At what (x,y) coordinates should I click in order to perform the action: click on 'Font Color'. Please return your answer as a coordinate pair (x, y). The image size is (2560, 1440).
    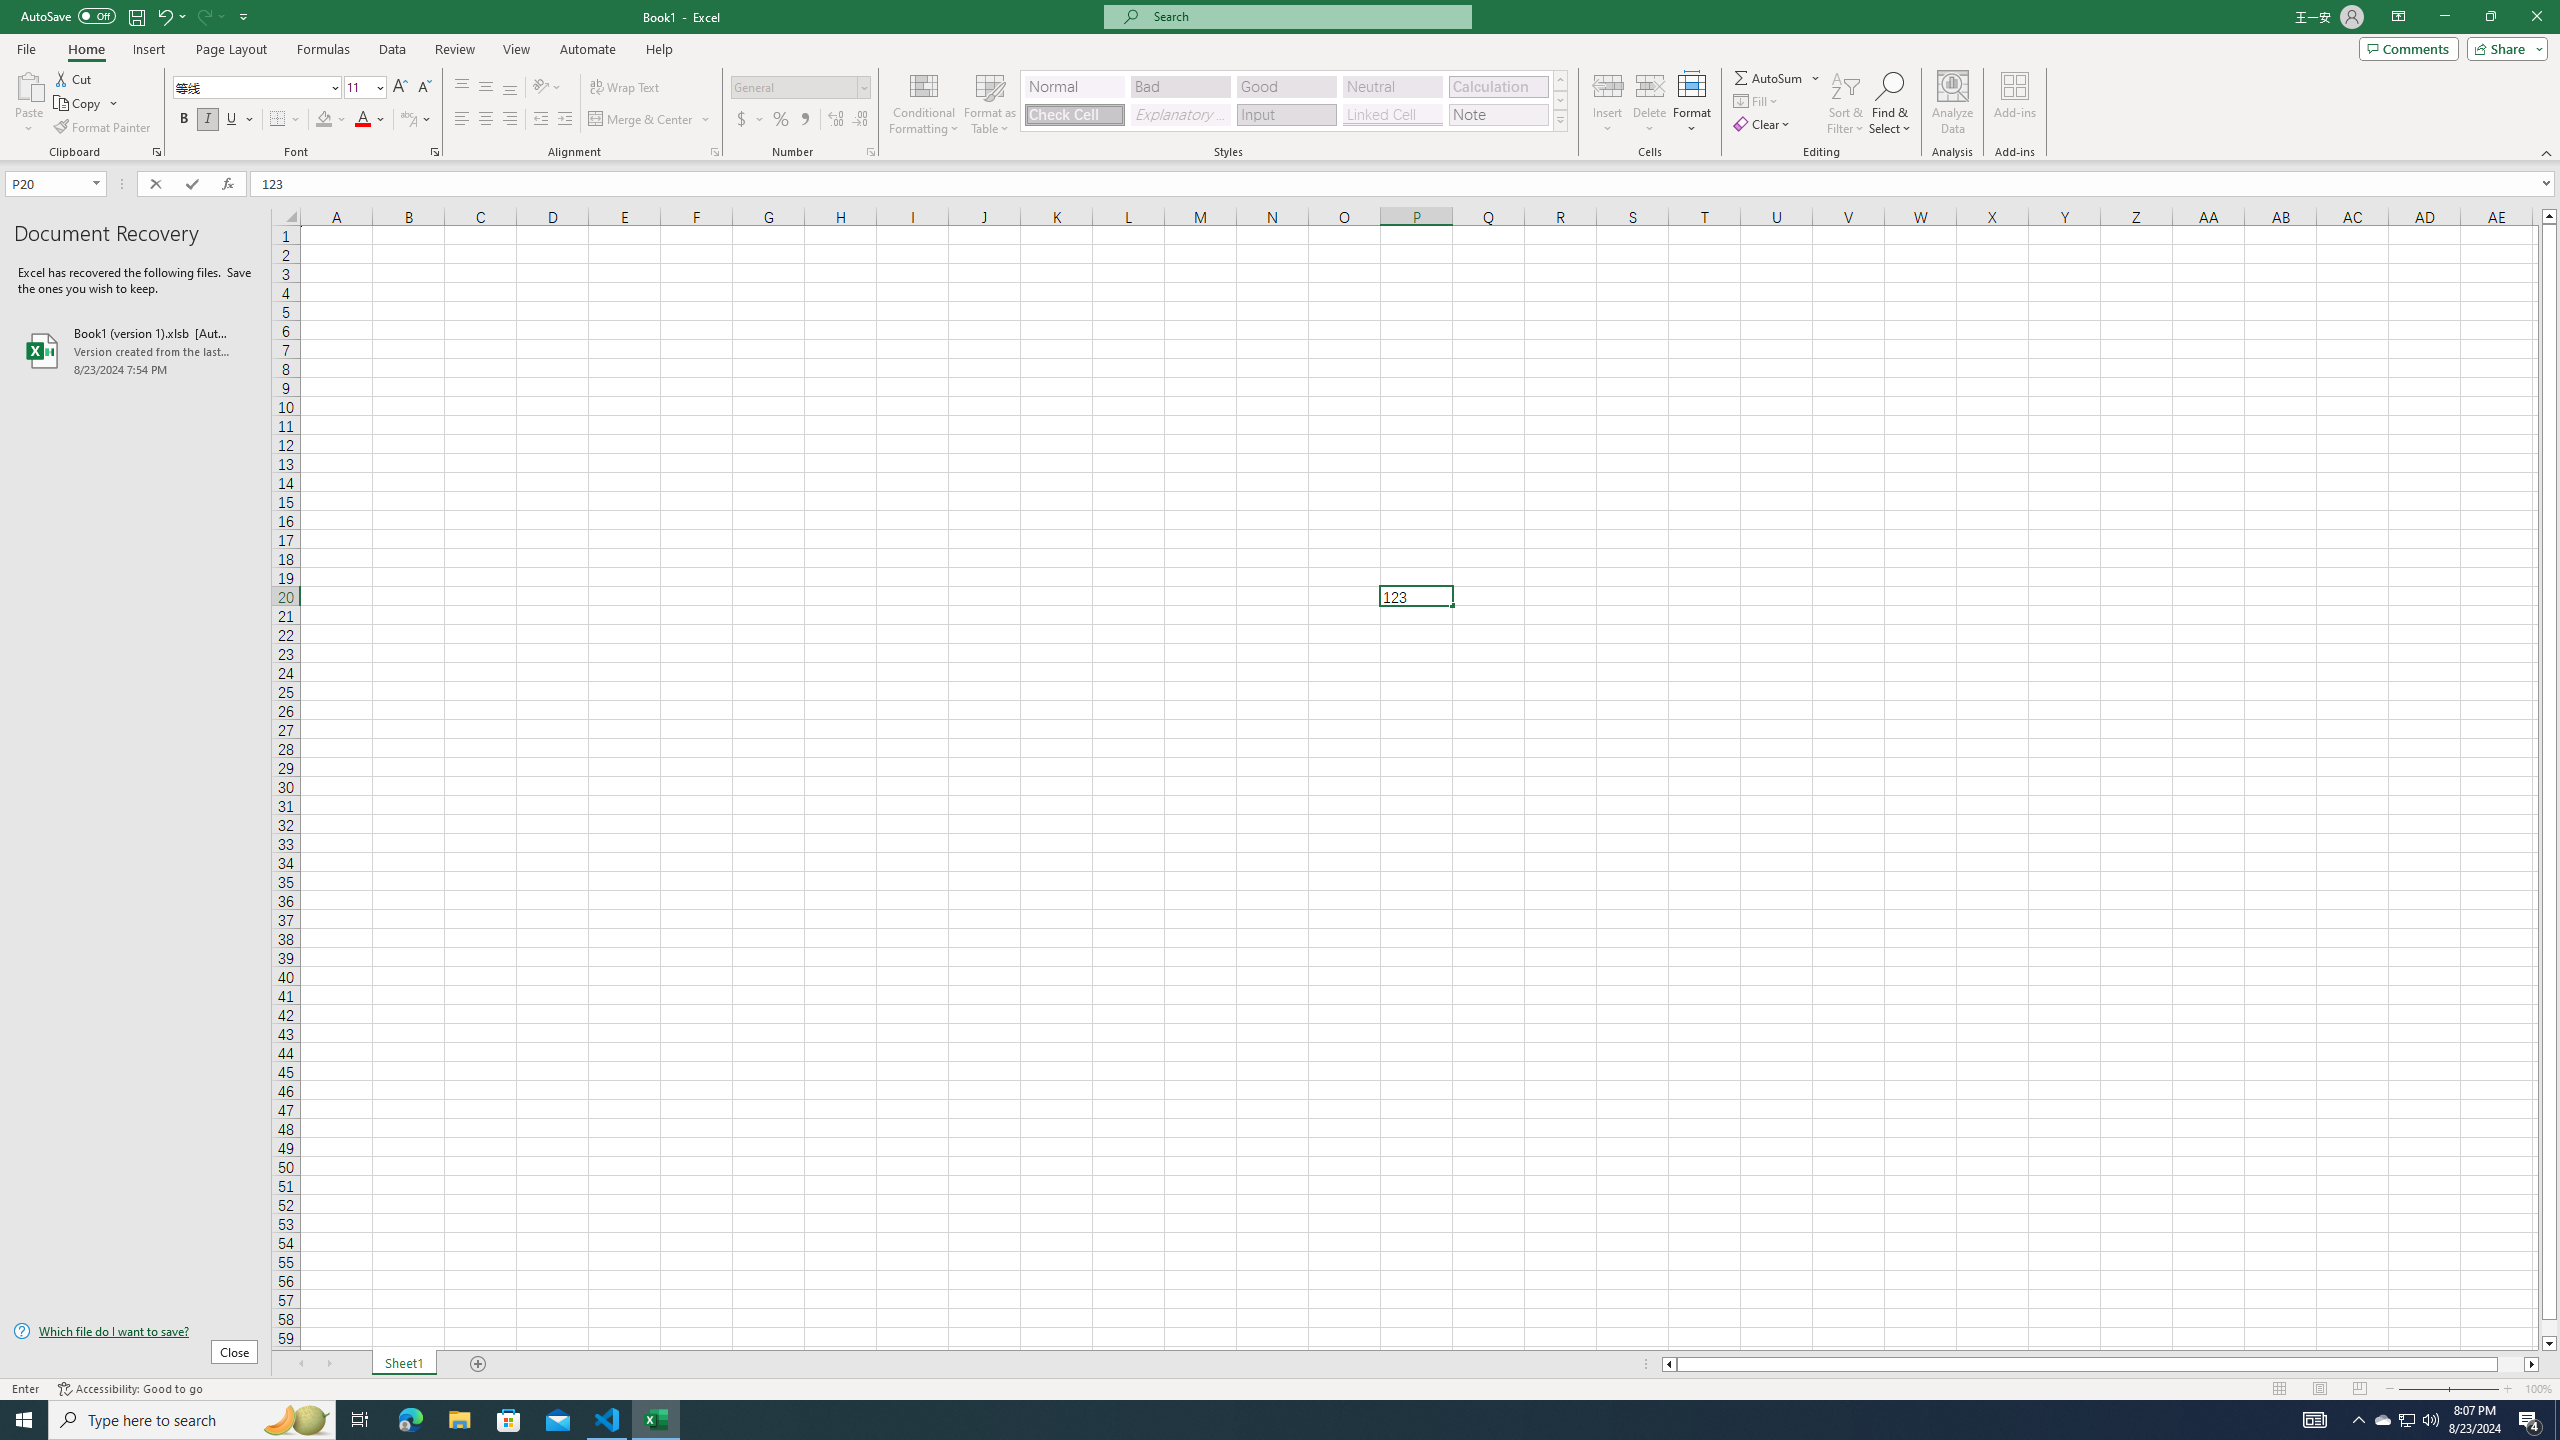
    Looking at the image, I should click on (370, 118).